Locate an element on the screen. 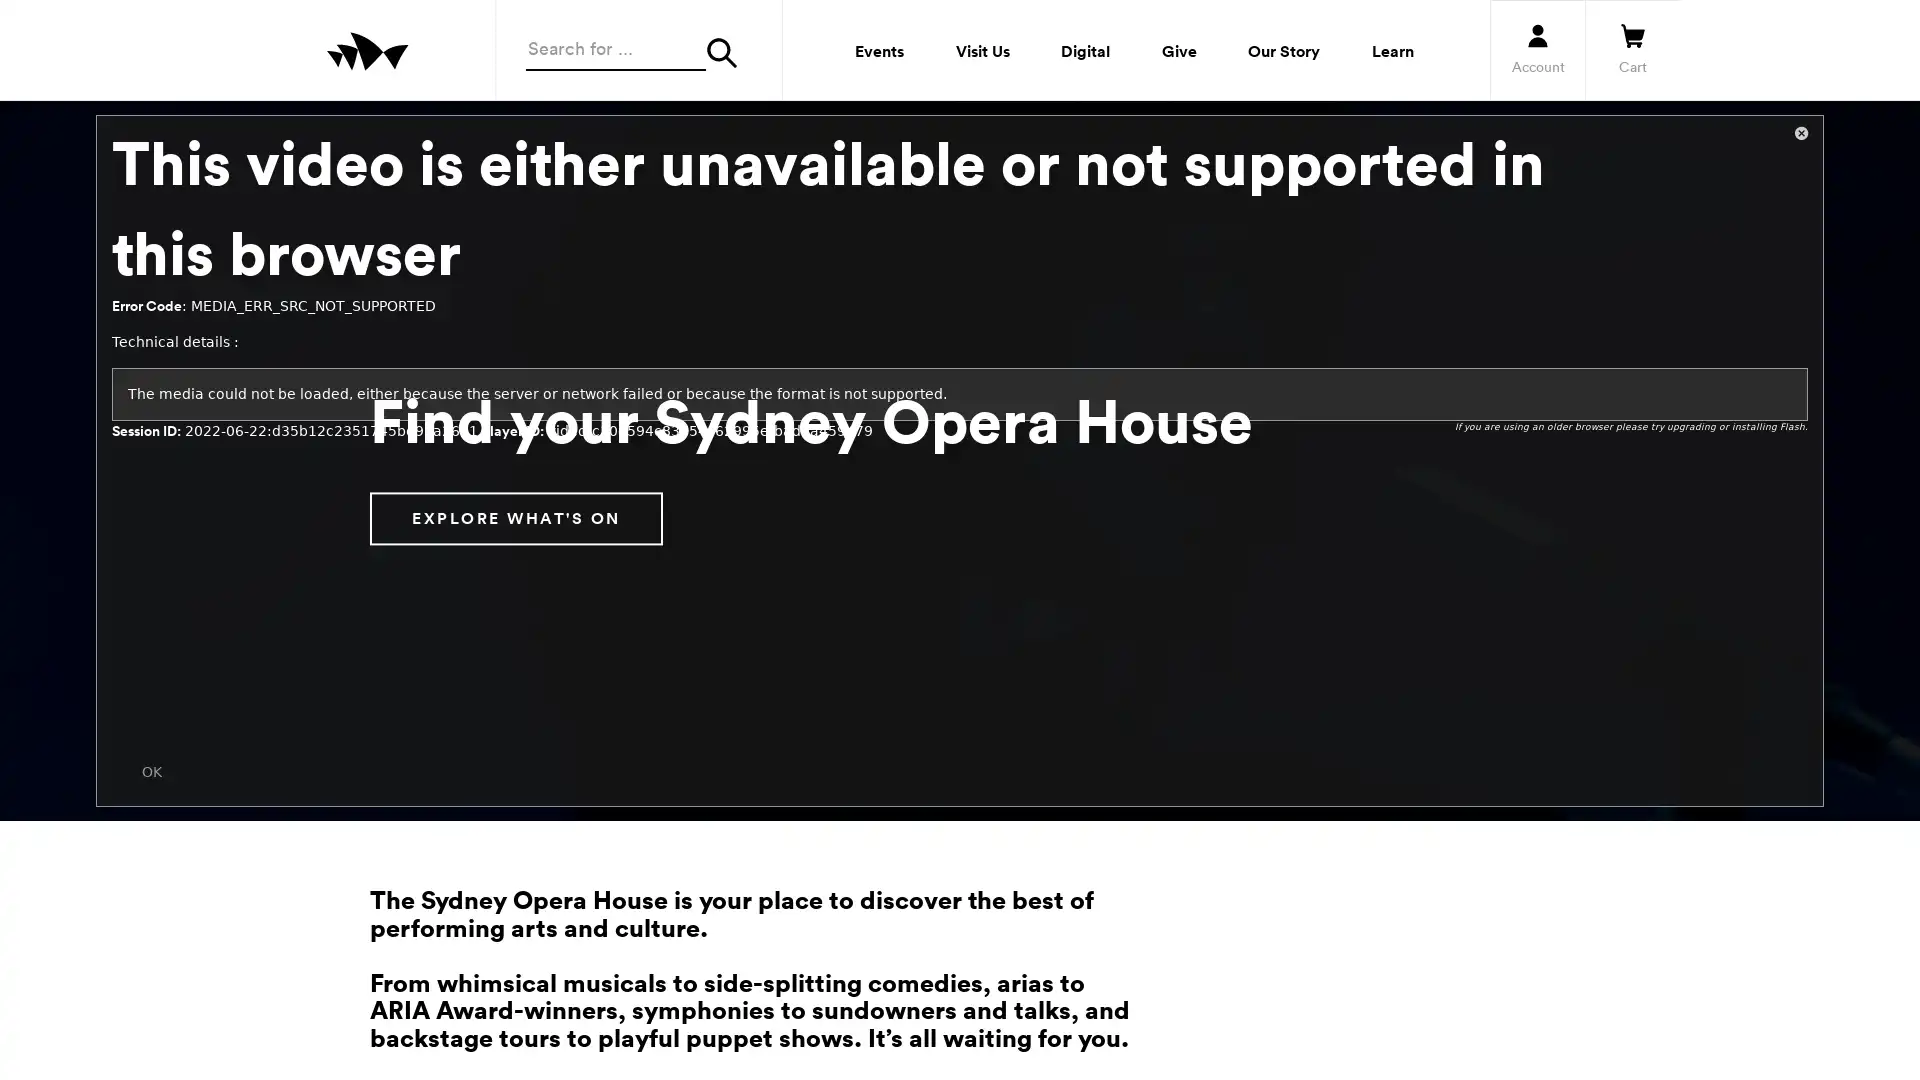  Search is located at coordinates (728, 52).